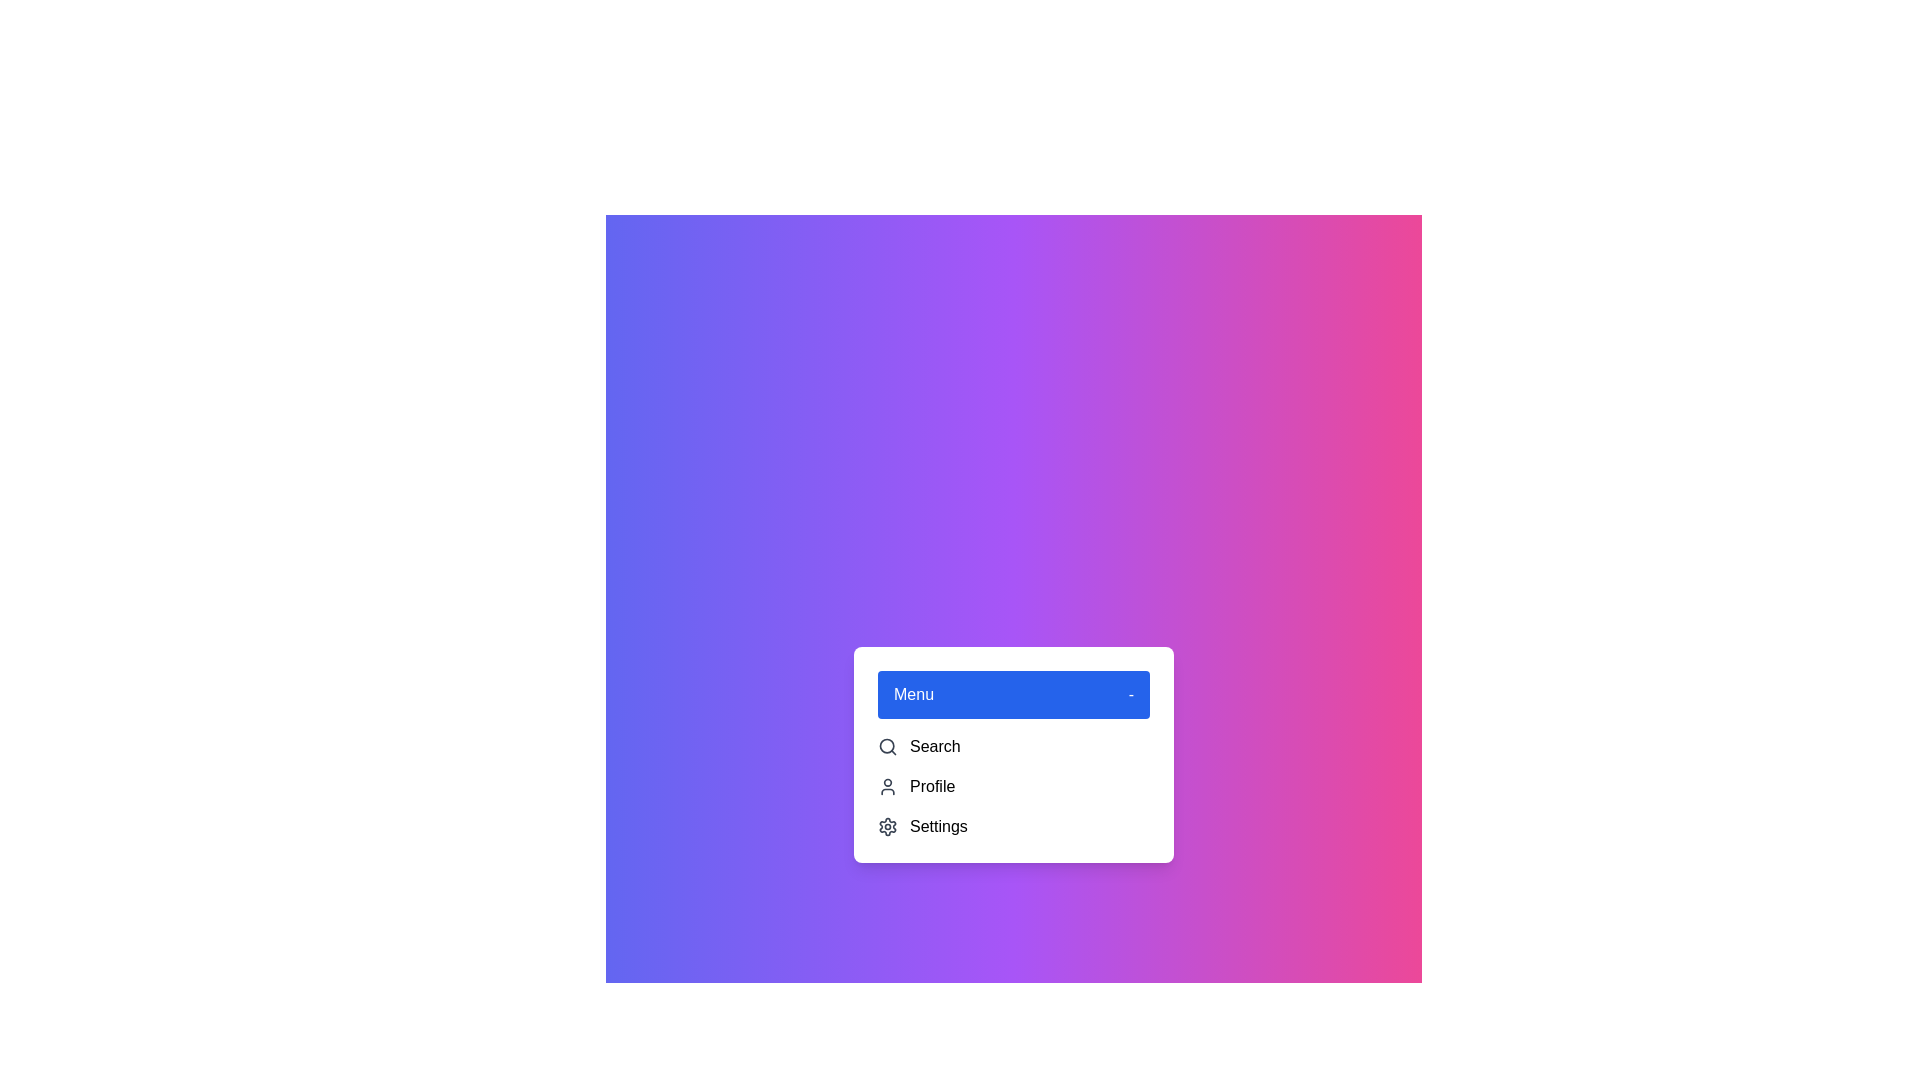 Image resolution: width=1920 pixels, height=1080 pixels. What do you see at coordinates (887, 826) in the screenshot?
I see `the icon and label for Settings in the dropdown menu` at bounding box center [887, 826].